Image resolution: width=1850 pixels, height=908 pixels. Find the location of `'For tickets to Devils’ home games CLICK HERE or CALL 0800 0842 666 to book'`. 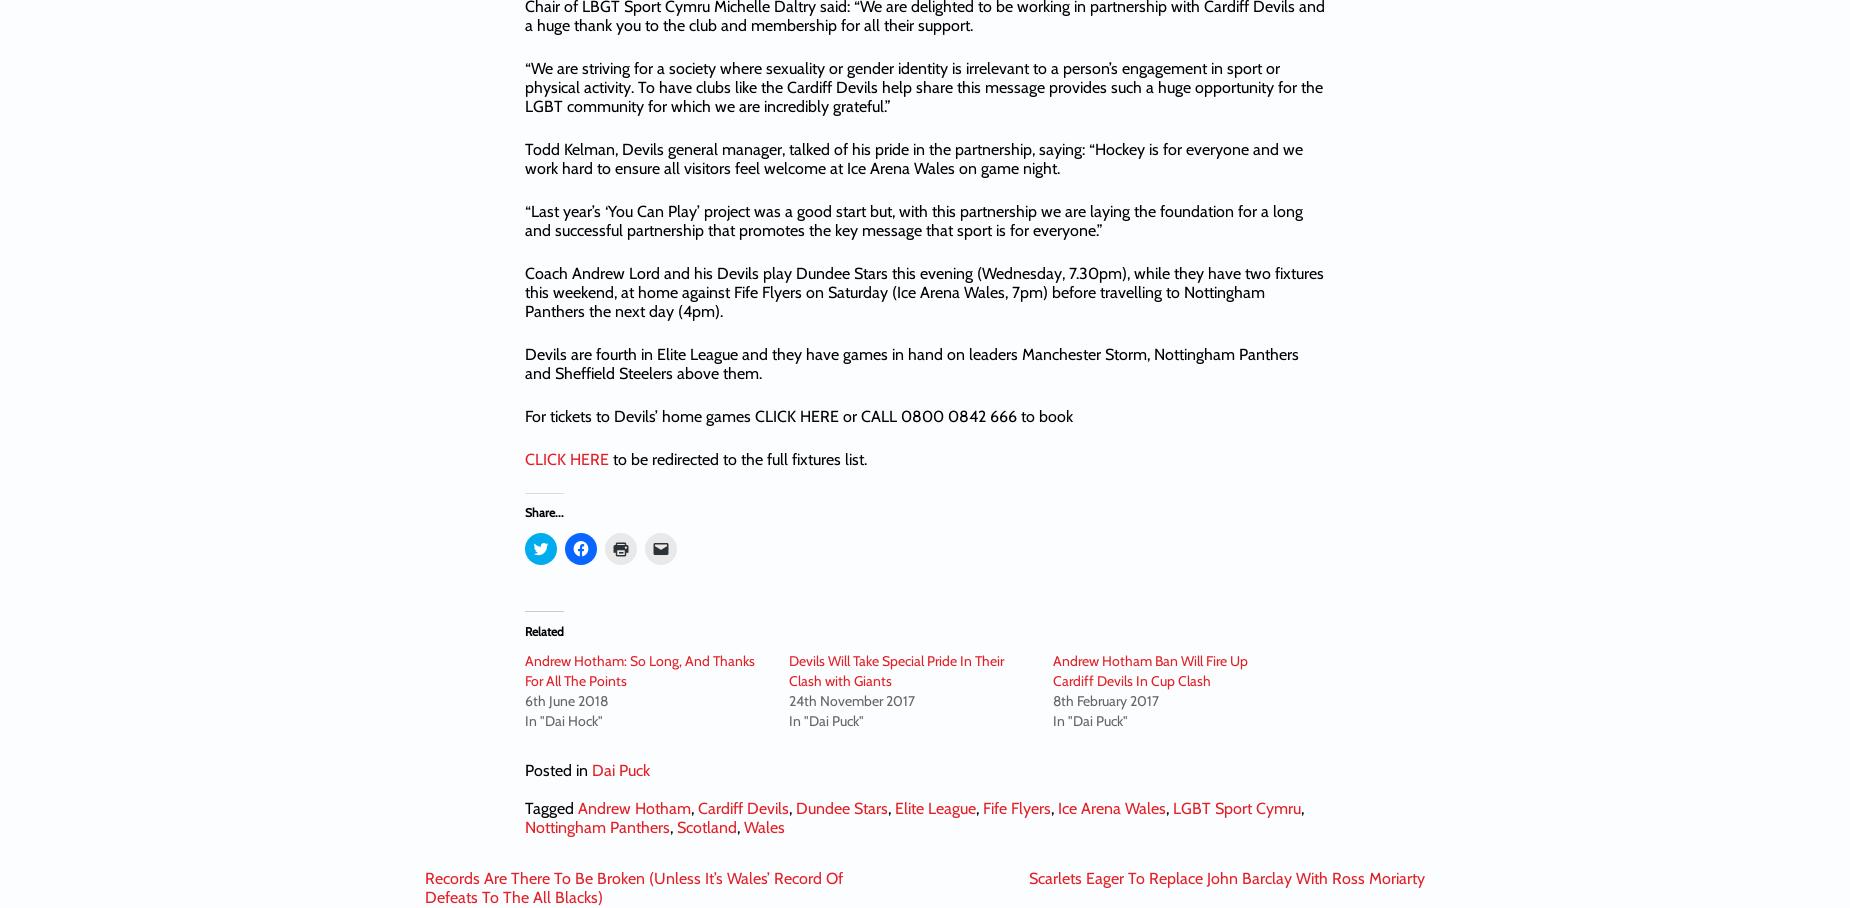

'For tickets to Devils’ home games CLICK HERE or CALL 0800 0842 666 to book' is located at coordinates (799, 415).